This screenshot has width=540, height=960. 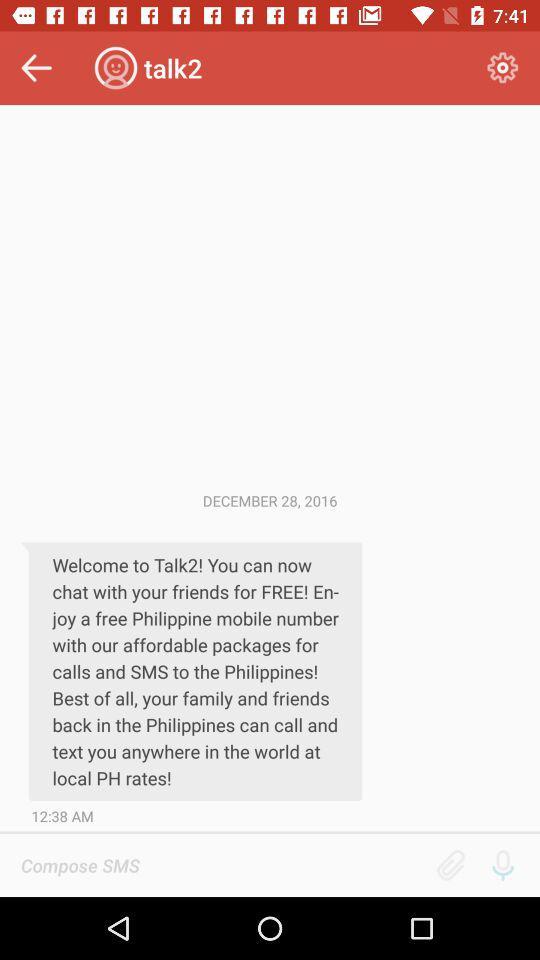 I want to click on type a message, so click(x=221, y=864).